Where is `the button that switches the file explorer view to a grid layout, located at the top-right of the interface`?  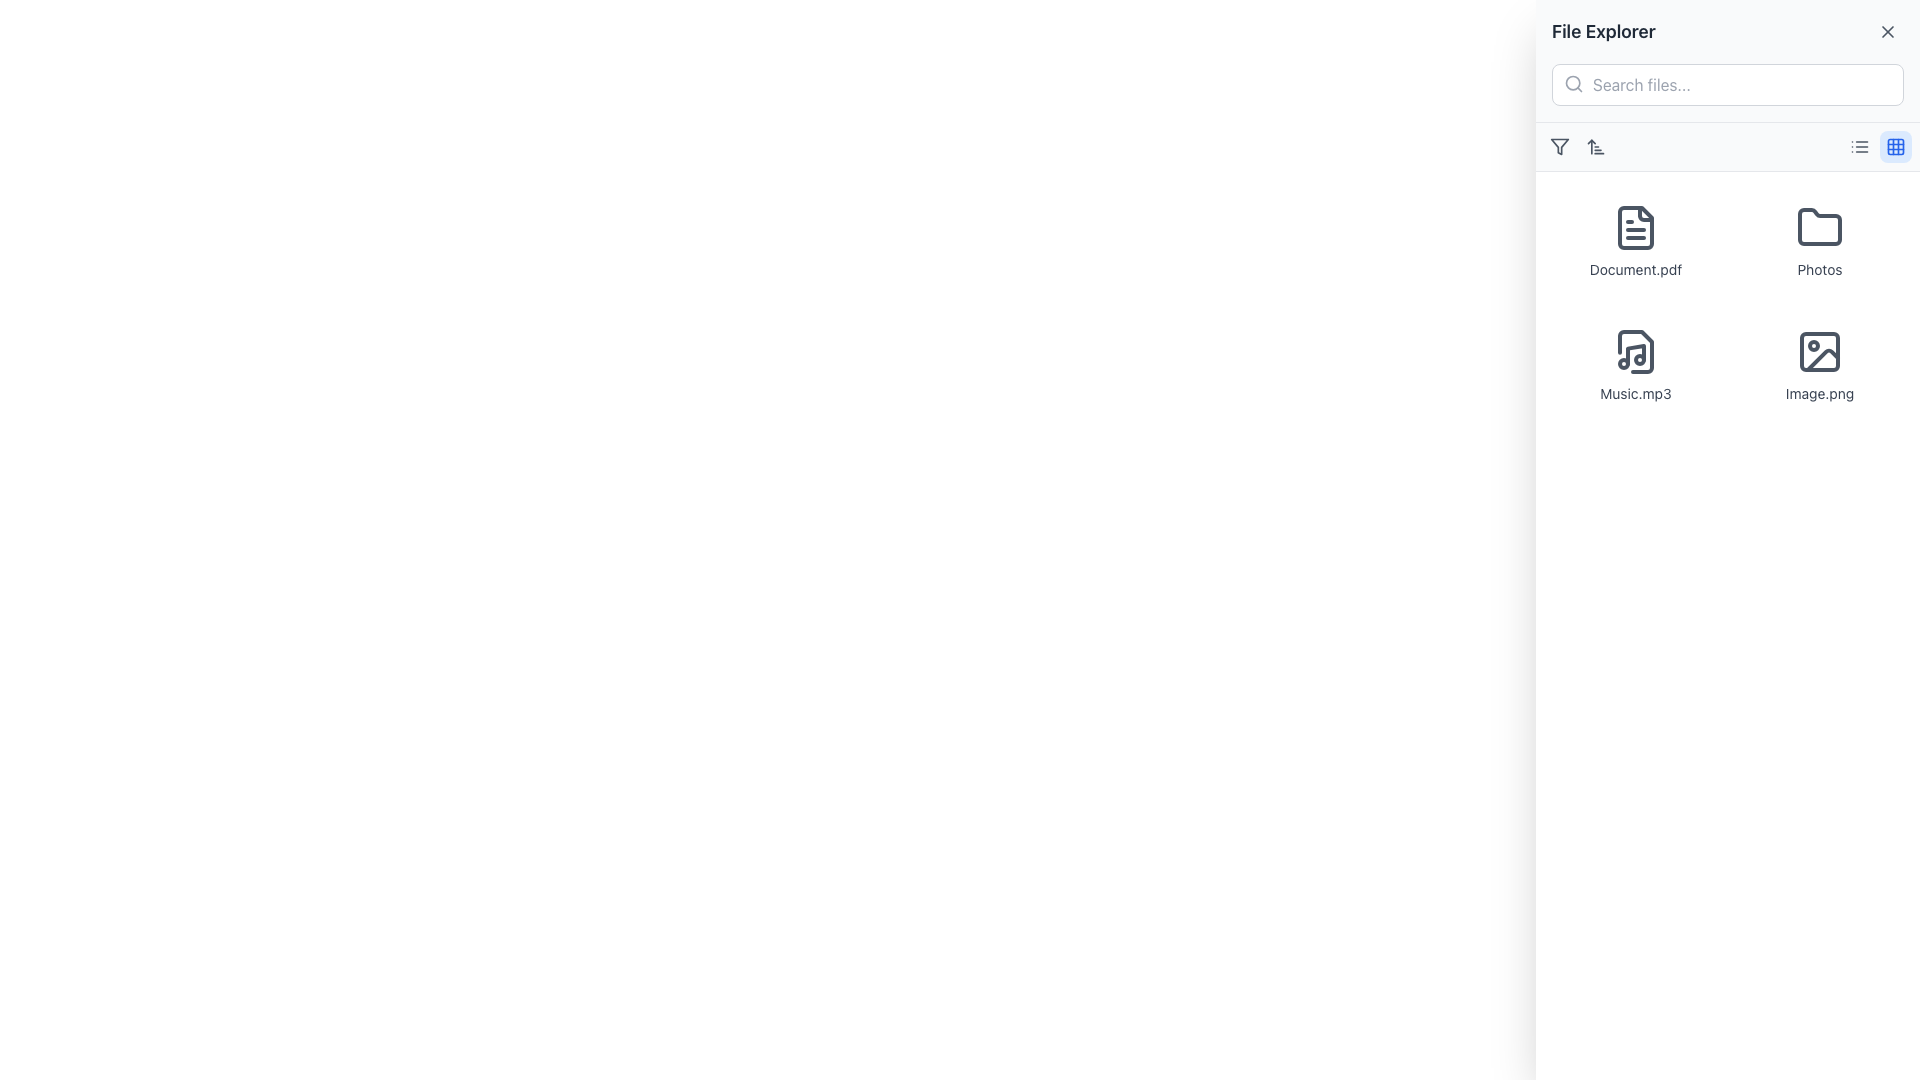
the button that switches the file explorer view to a grid layout, located at the top-right of the interface is located at coordinates (1895, 145).